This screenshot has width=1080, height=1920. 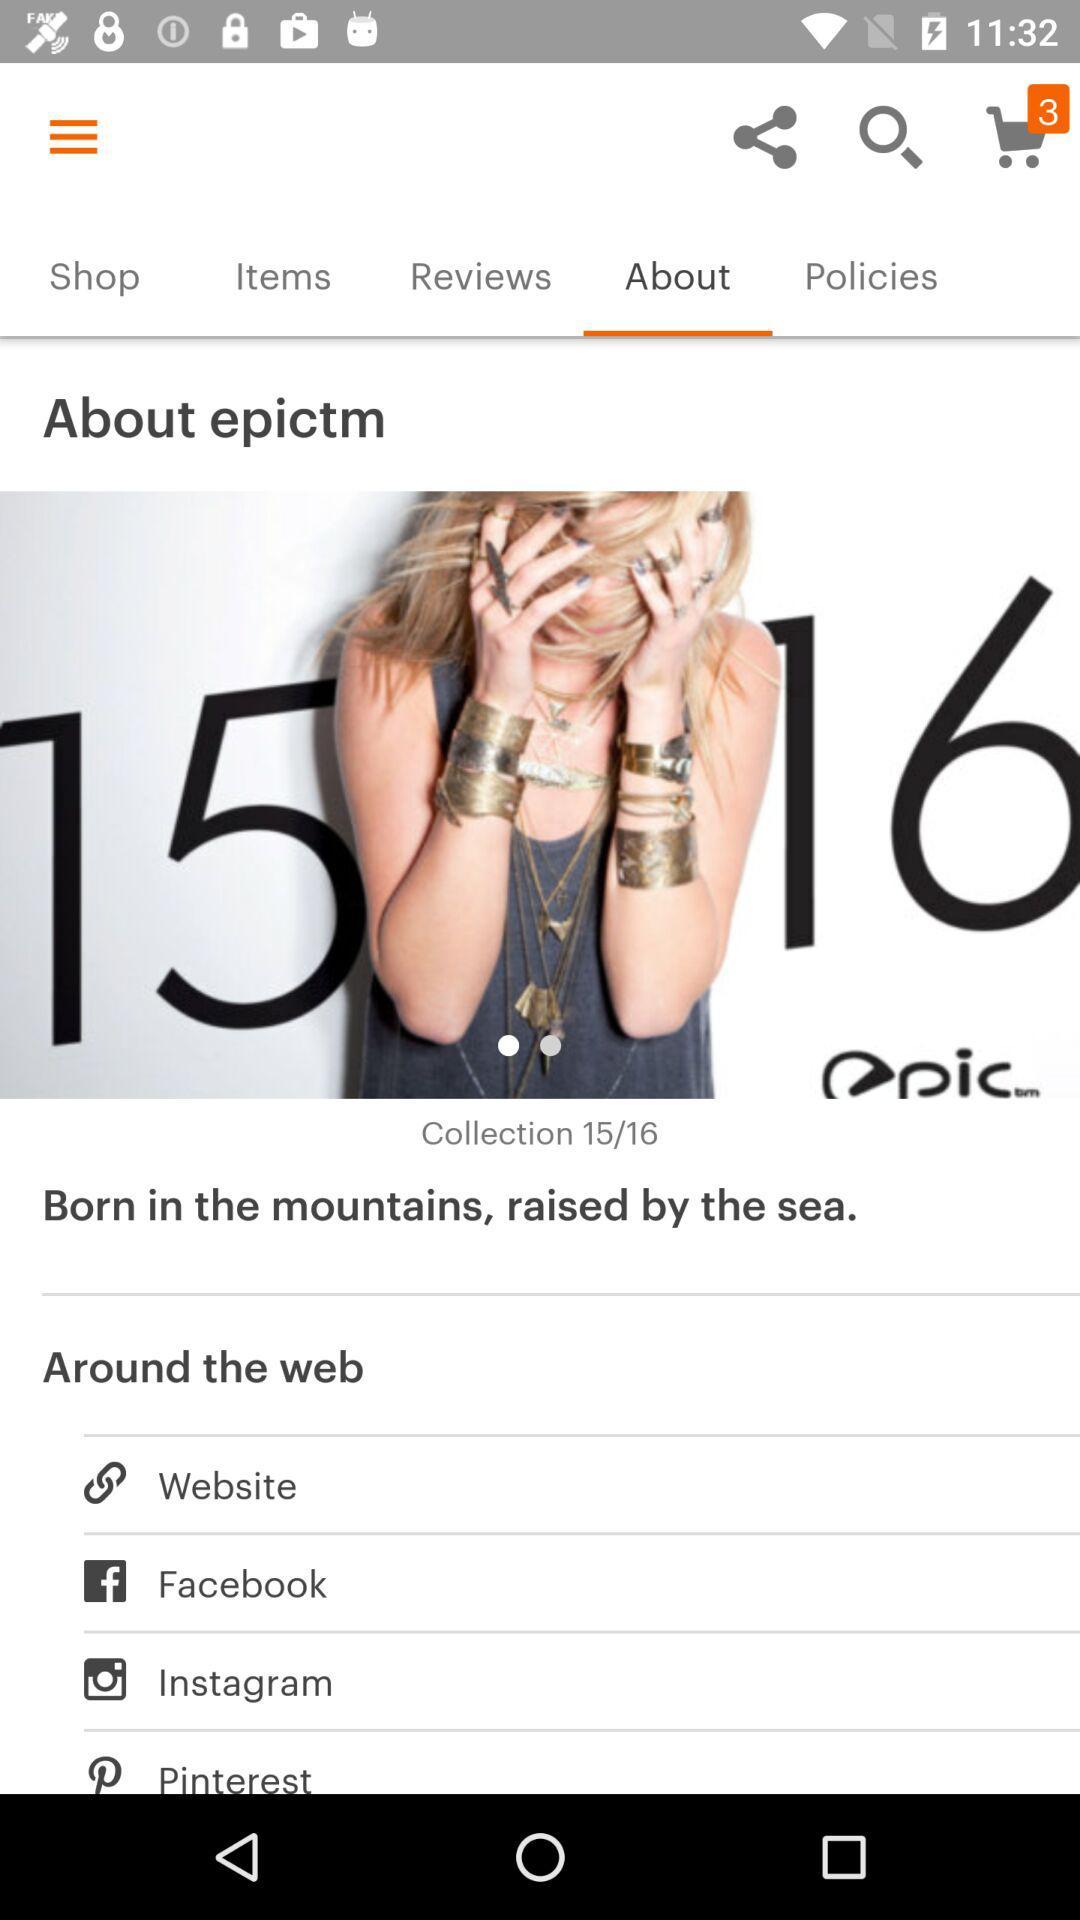 What do you see at coordinates (72, 135) in the screenshot?
I see `the icon above the shop item` at bounding box center [72, 135].